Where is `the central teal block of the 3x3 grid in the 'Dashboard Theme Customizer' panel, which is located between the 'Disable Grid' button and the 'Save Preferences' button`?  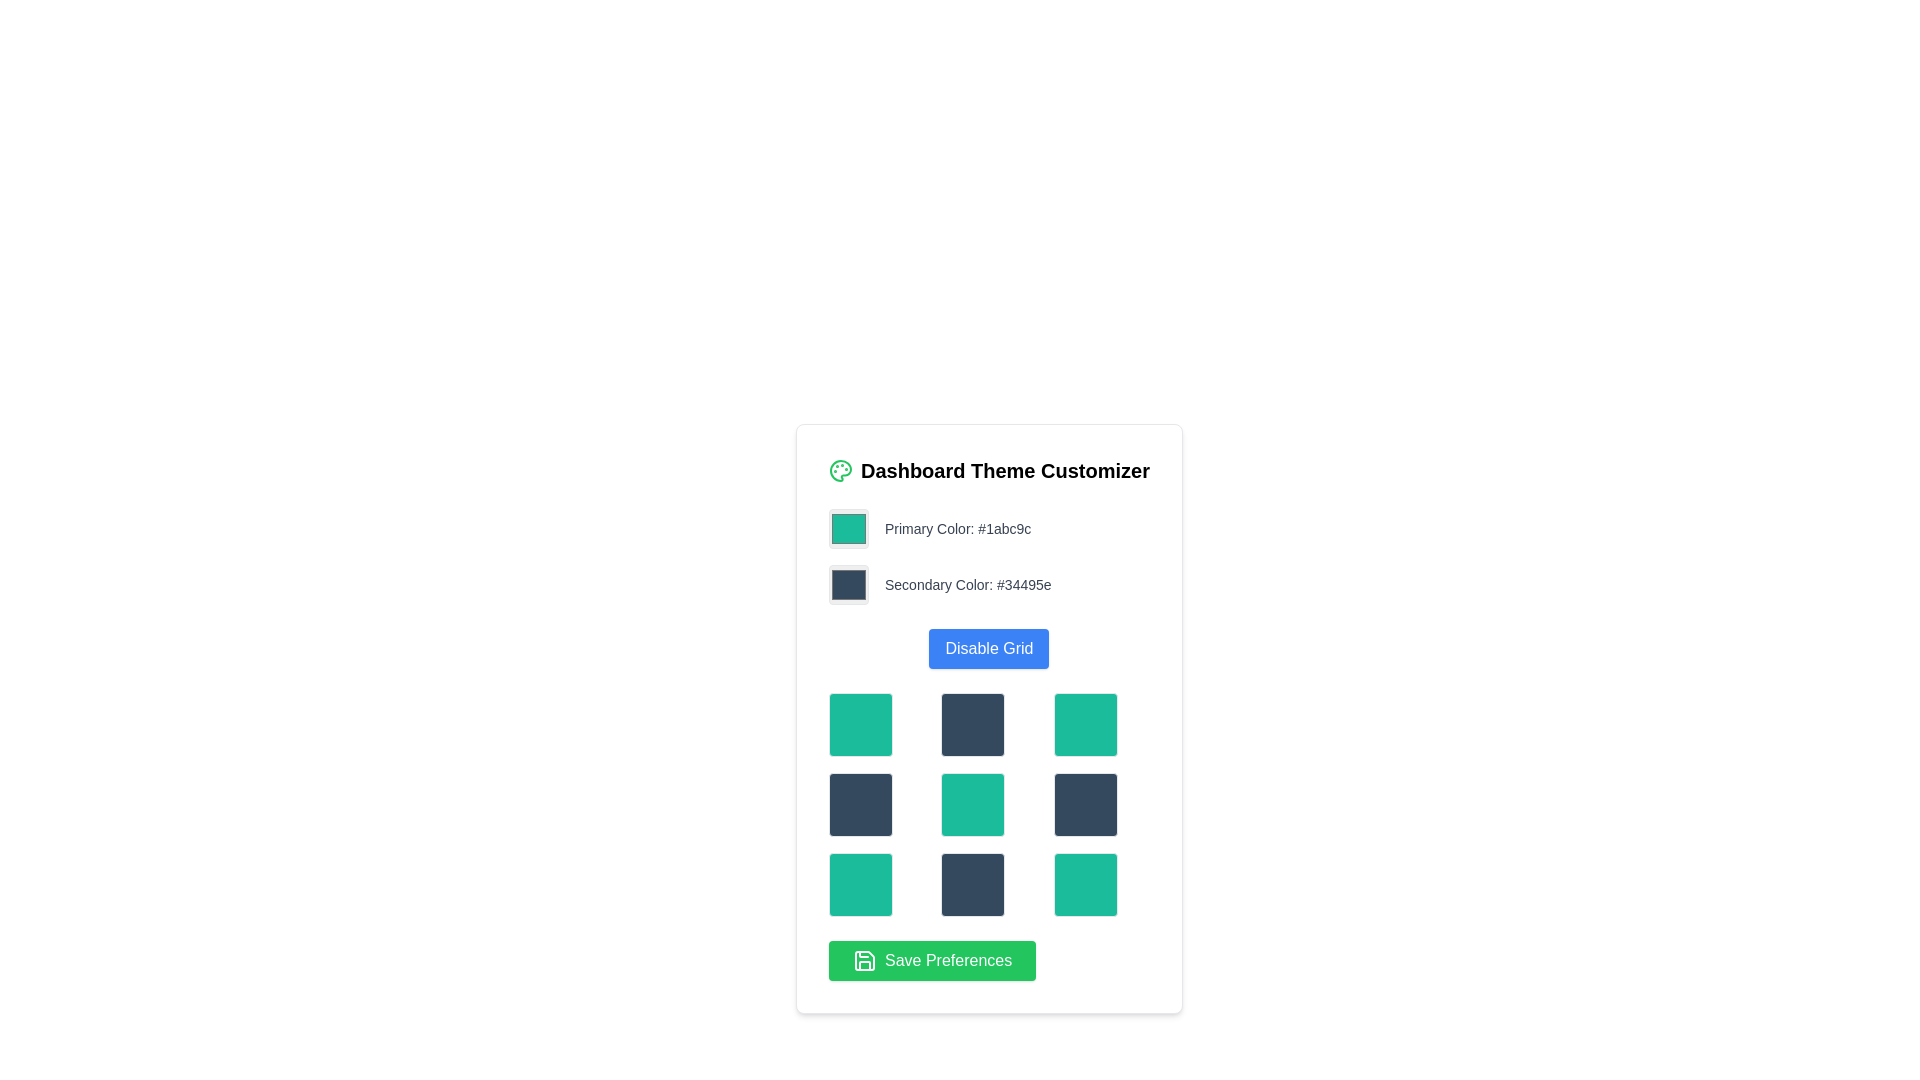 the central teal block of the 3x3 grid in the 'Dashboard Theme Customizer' panel, which is located between the 'Disable Grid' button and the 'Save Preferences' button is located at coordinates (989, 804).